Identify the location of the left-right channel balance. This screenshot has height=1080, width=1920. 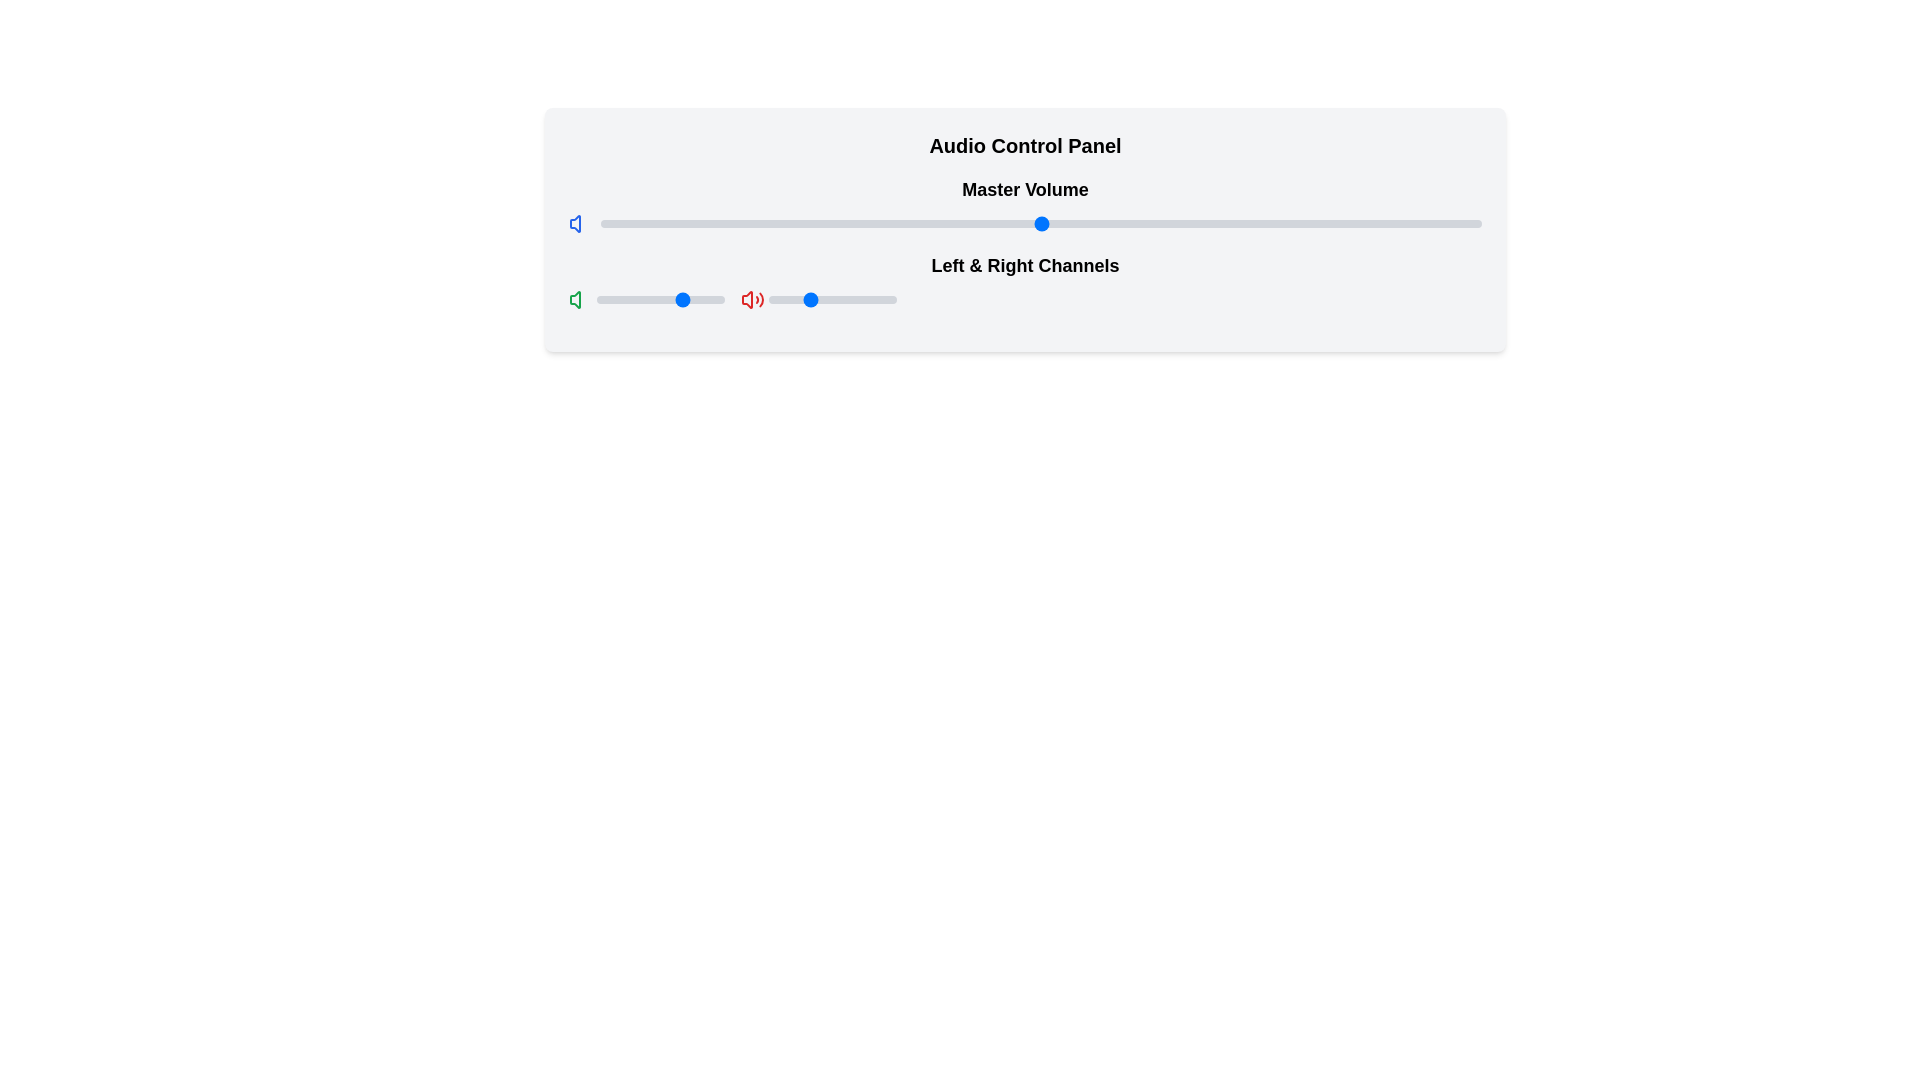
(627, 300).